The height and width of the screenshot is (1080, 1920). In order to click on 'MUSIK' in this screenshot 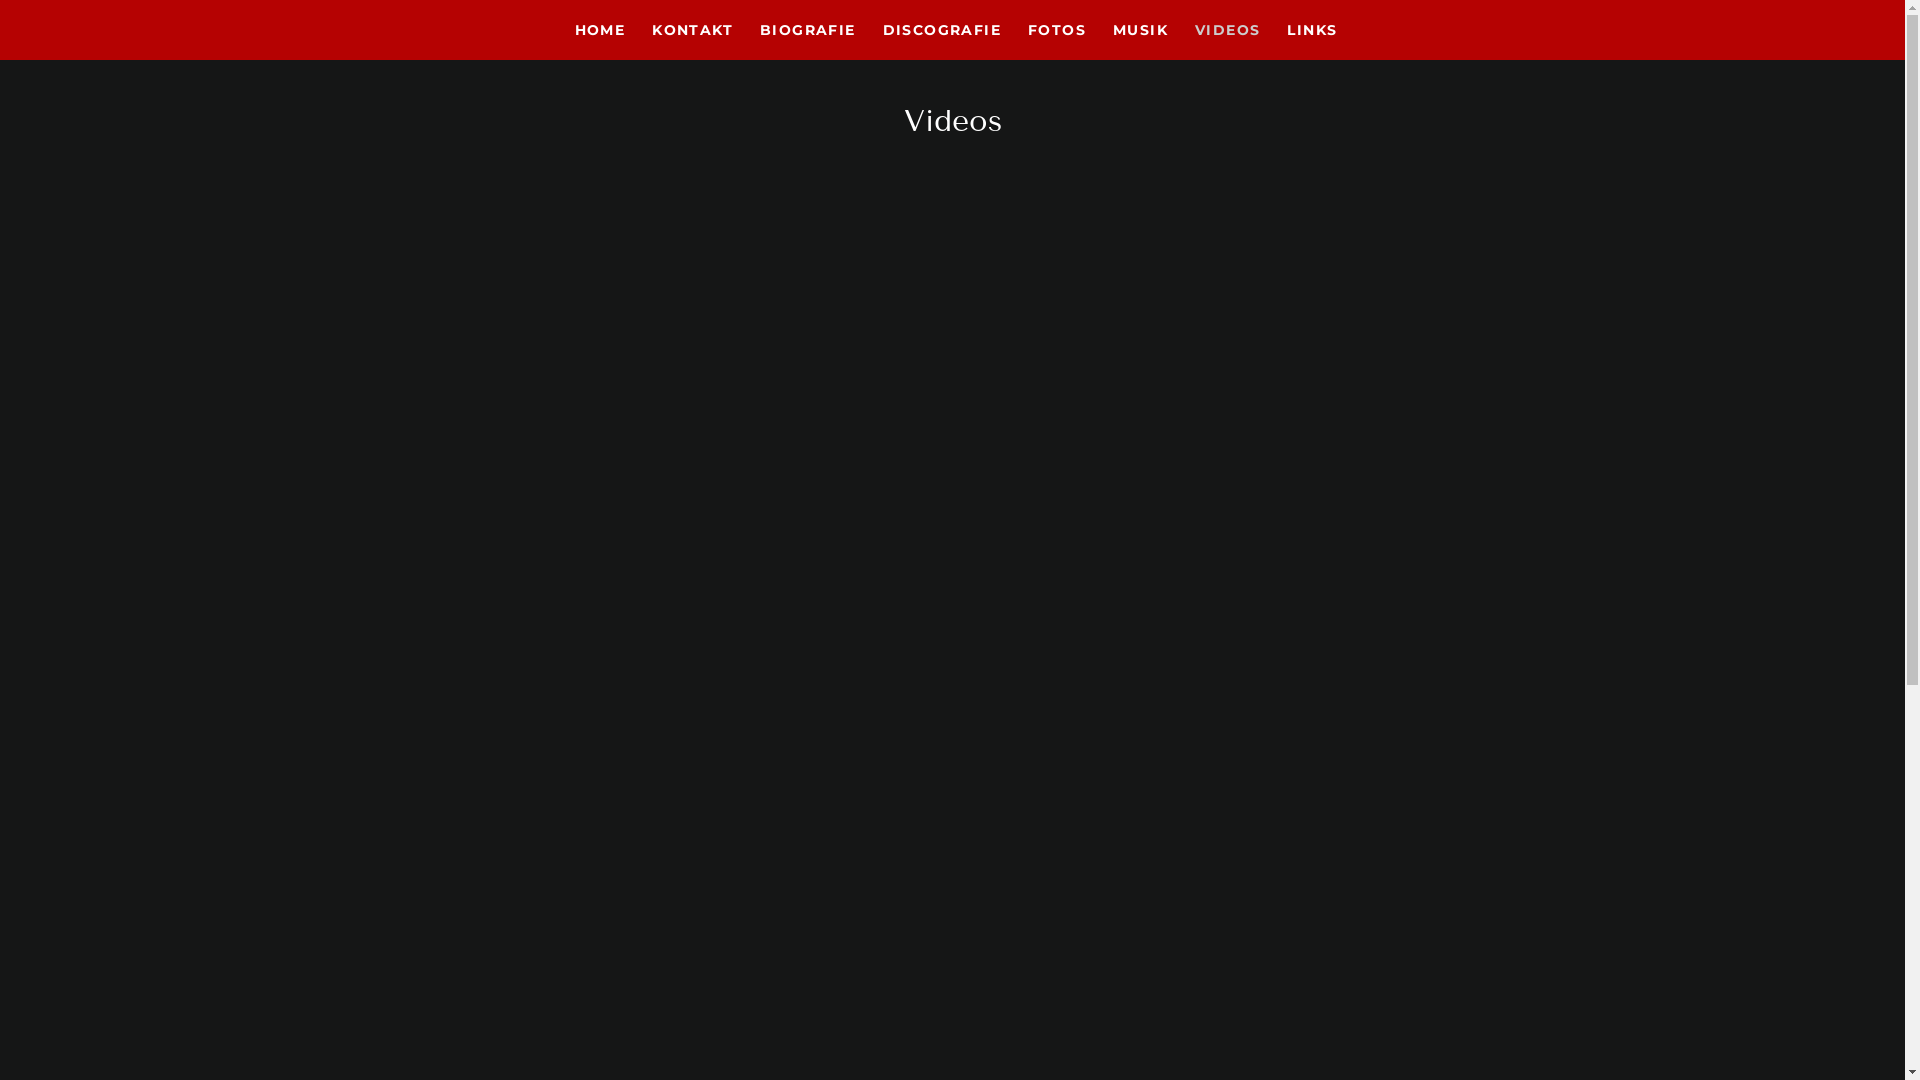, I will do `click(1137, 30)`.